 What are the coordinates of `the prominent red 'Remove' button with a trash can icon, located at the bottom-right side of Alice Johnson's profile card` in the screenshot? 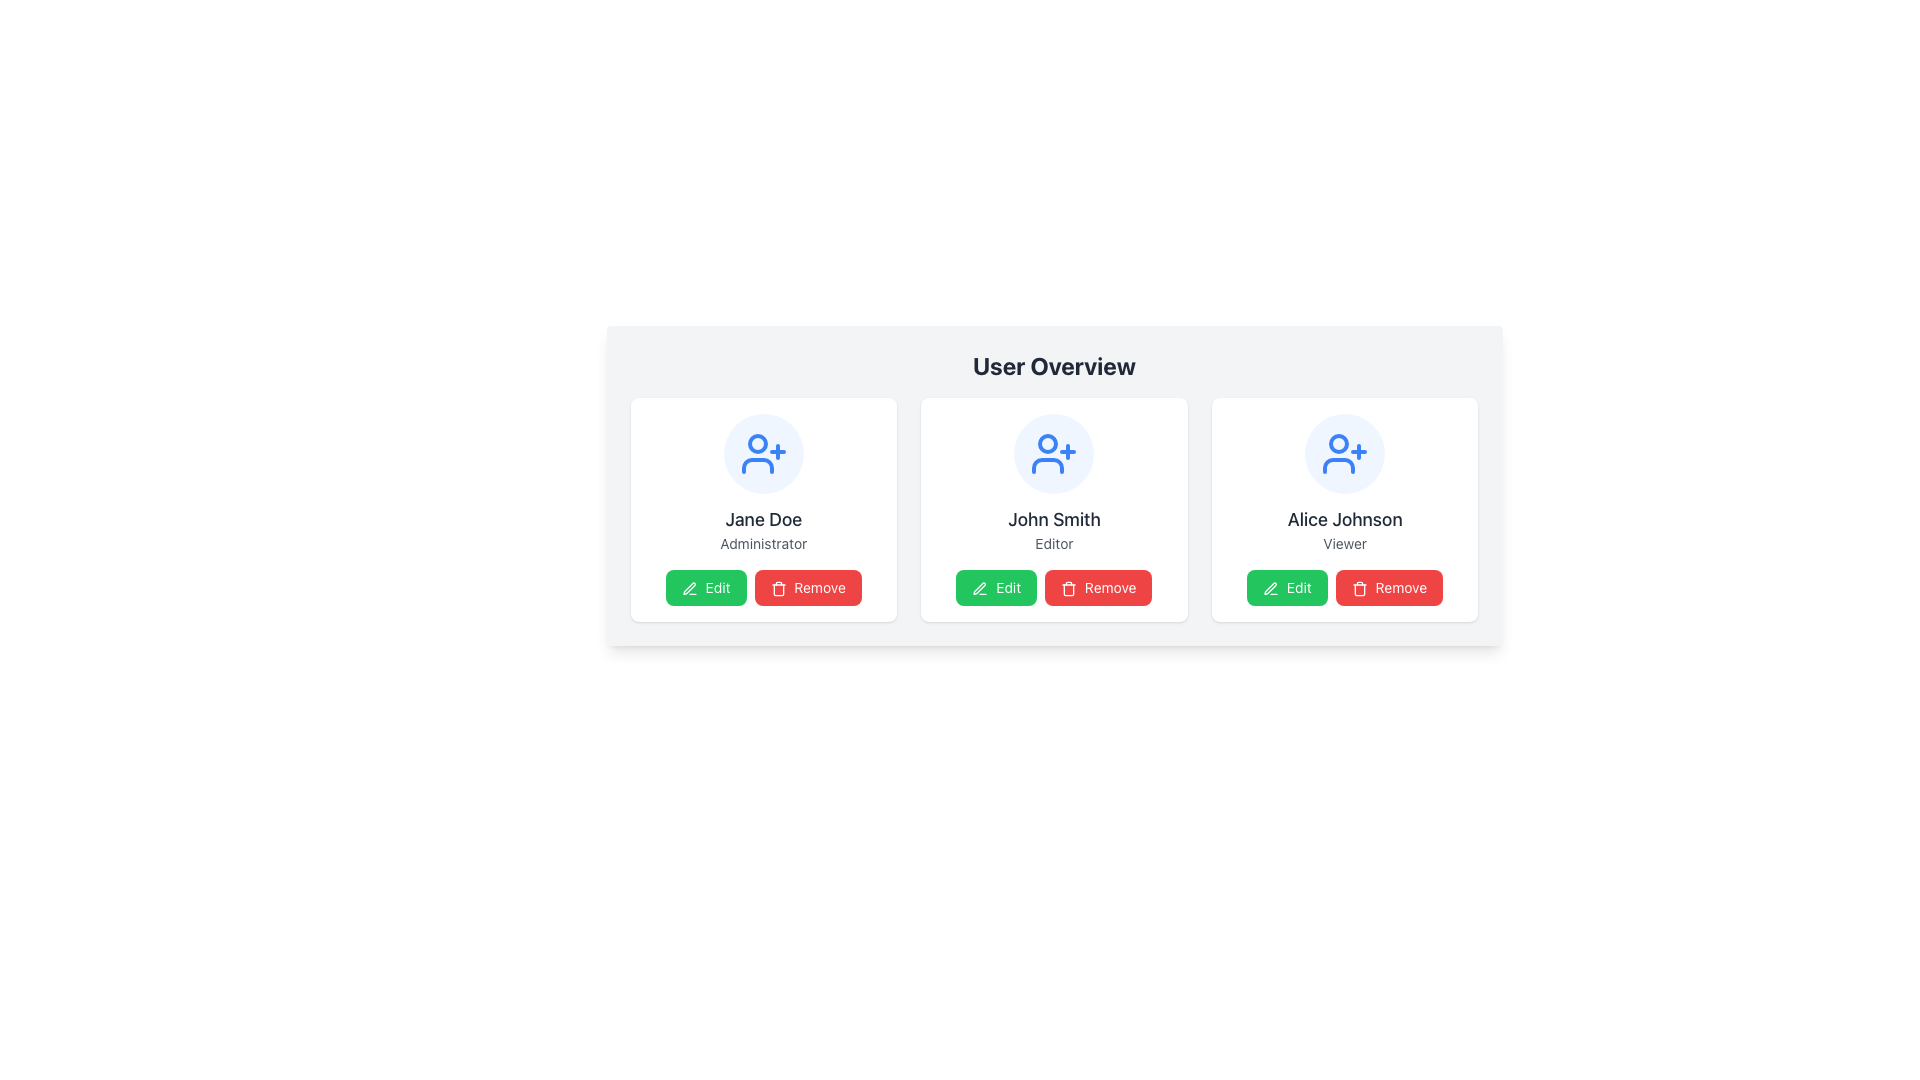 It's located at (1388, 586).